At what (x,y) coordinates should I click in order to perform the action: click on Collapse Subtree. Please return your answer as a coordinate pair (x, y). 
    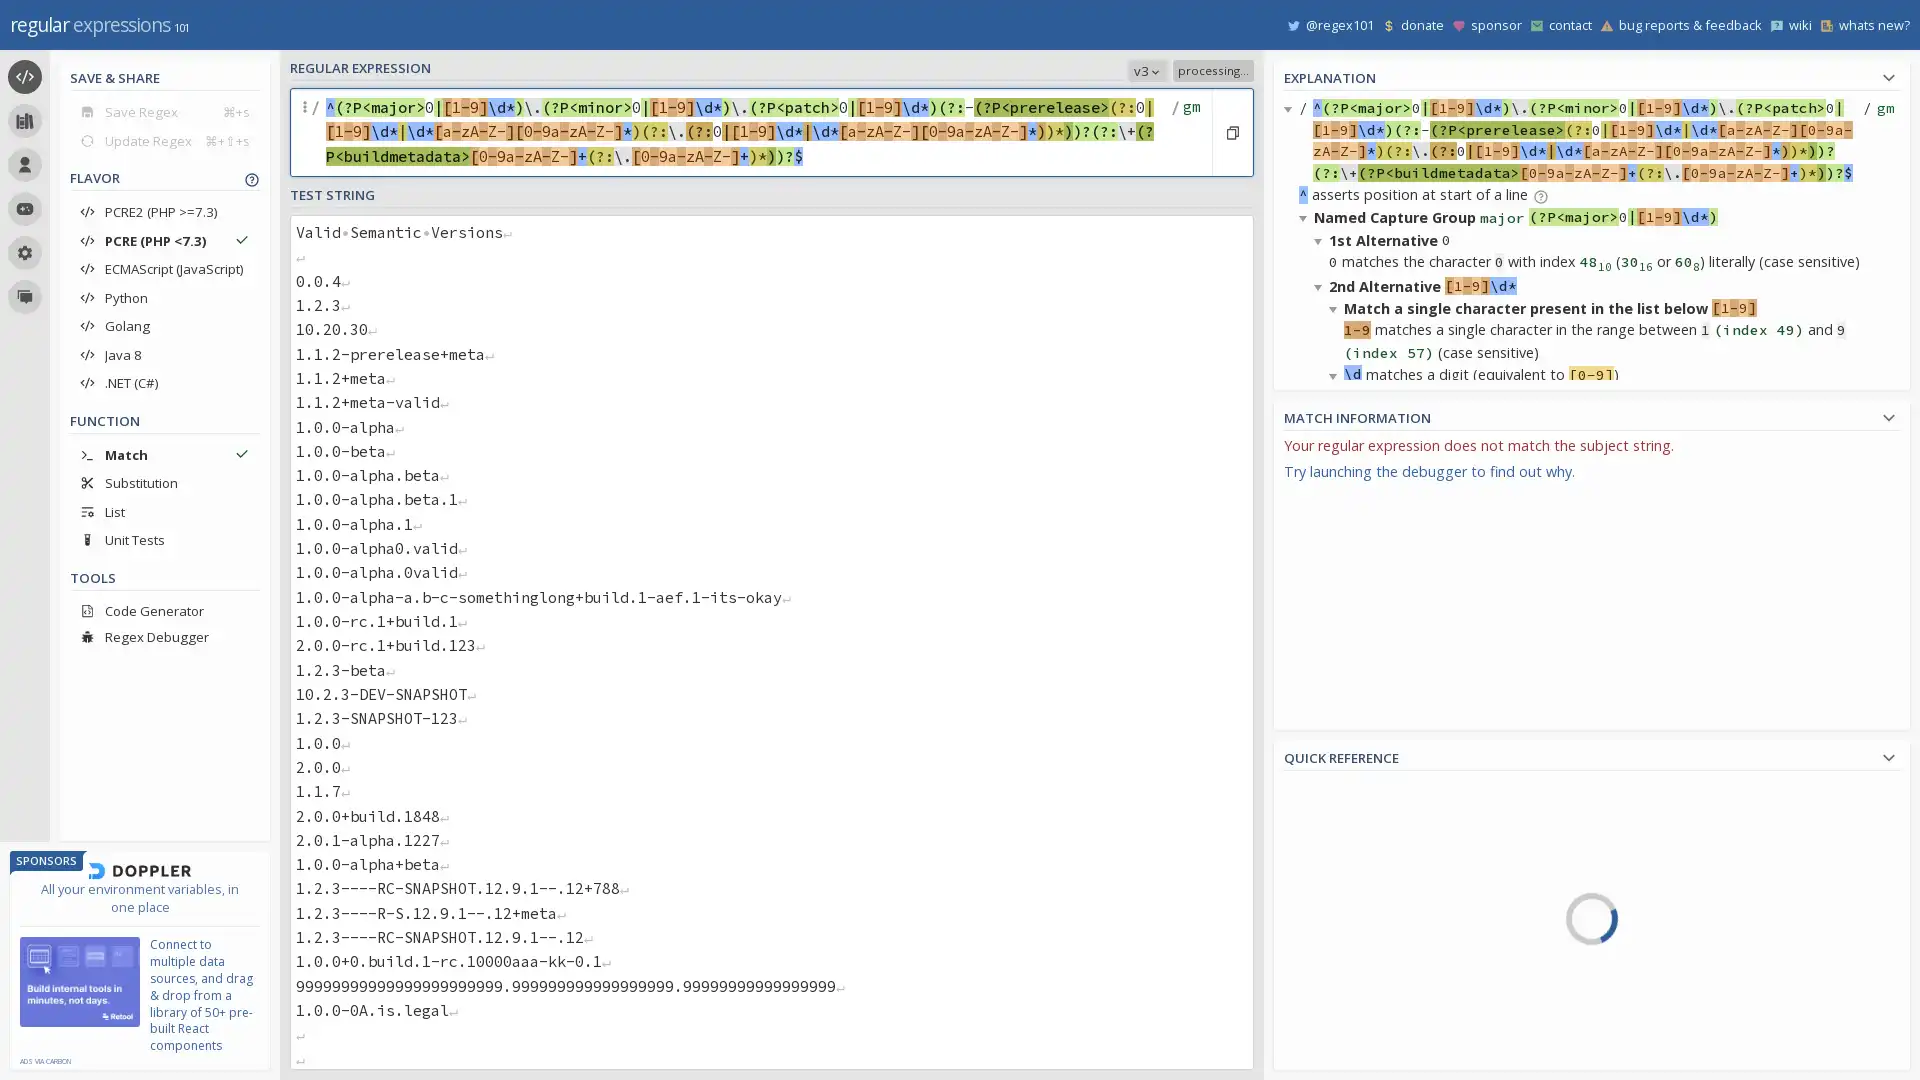
    Looking at the image, I should click on (1306, 466).